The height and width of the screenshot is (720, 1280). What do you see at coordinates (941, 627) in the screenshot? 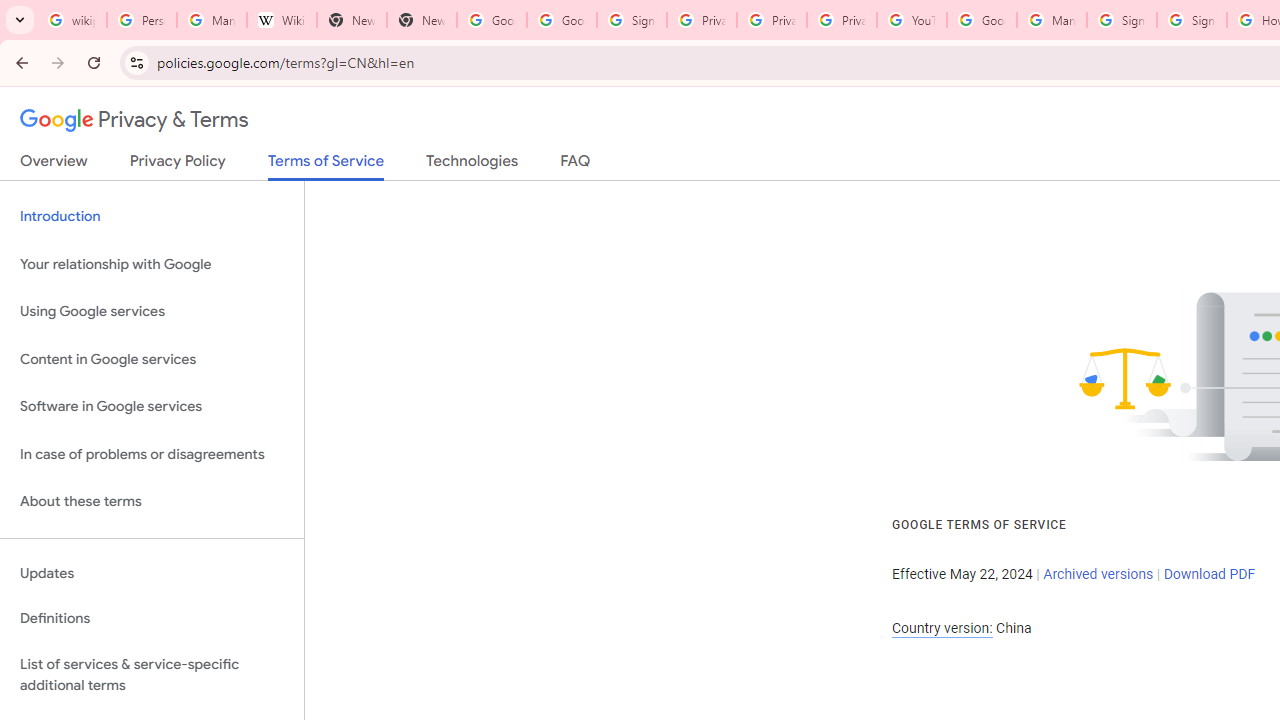
I see `'Country version:'` at bounding box center [941, 627].